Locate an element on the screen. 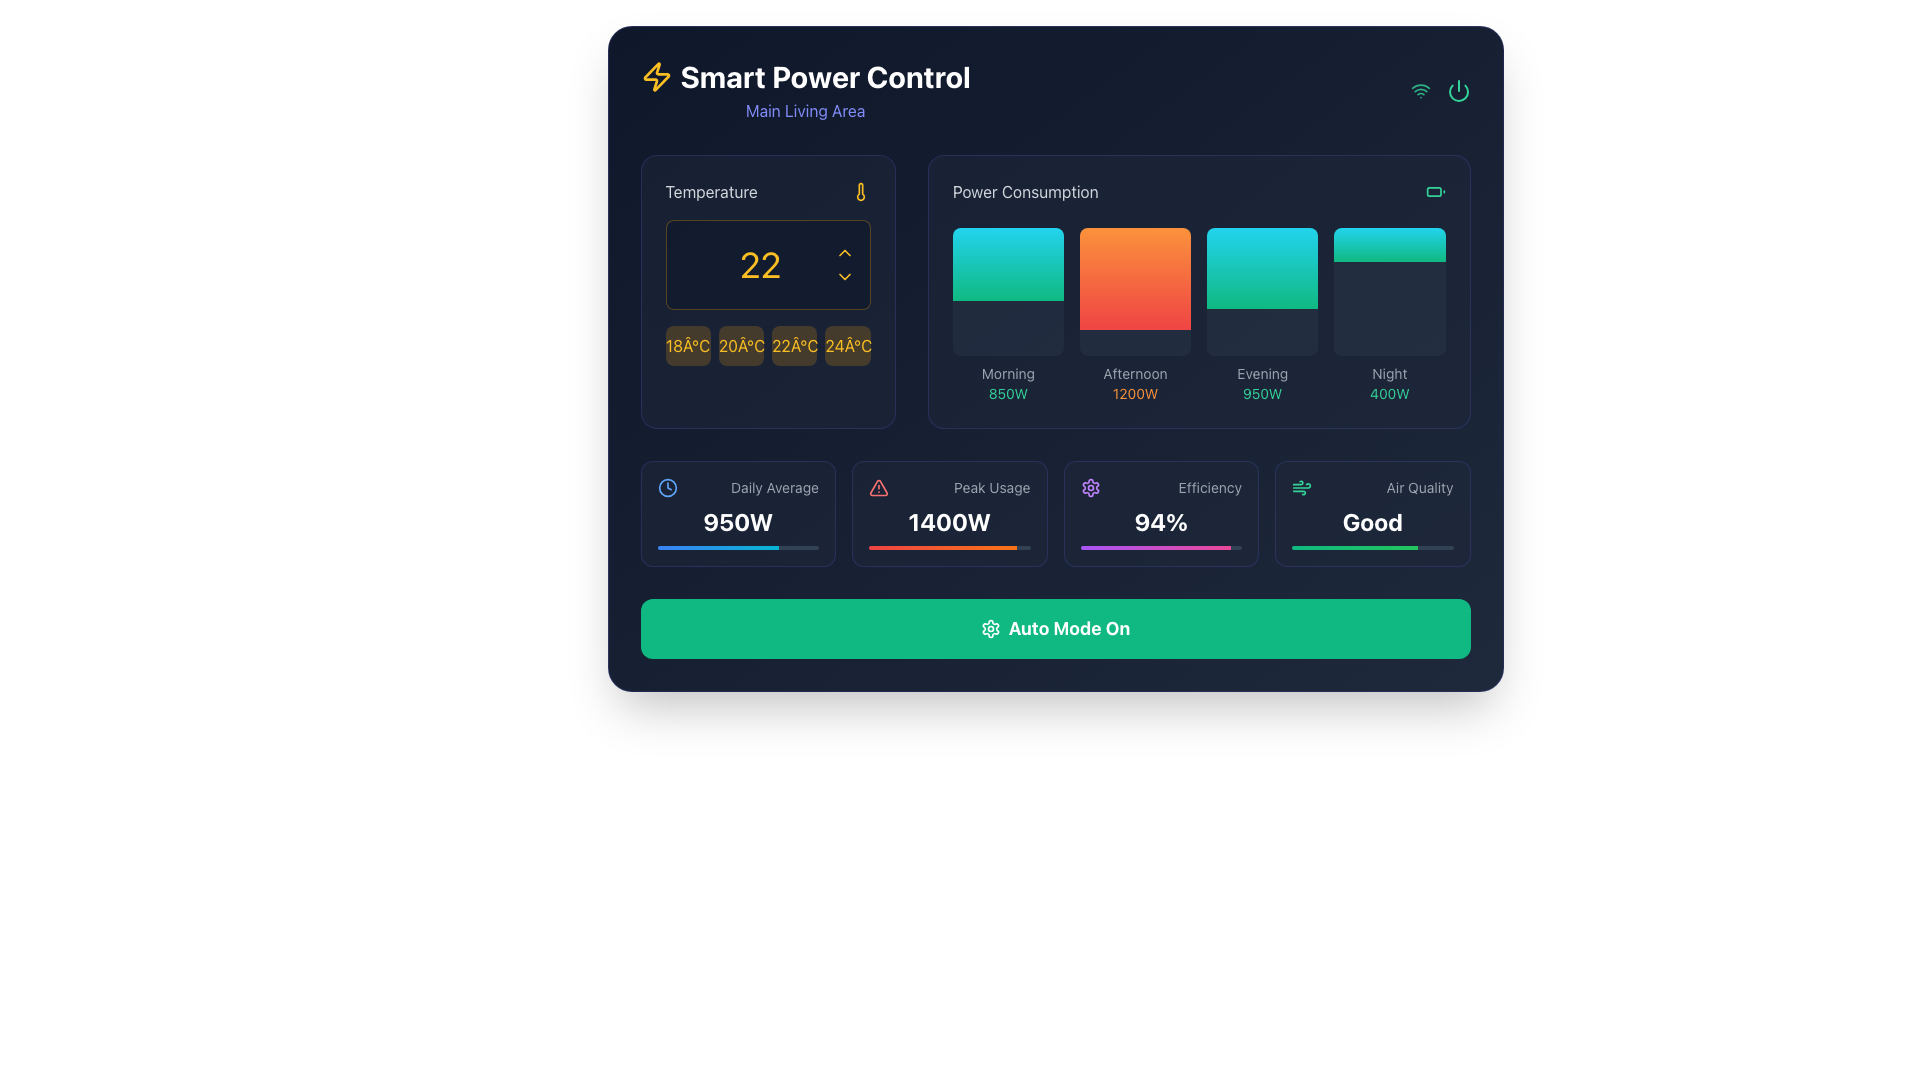  the gear icon located to the left of the 'Auto Mode On' text on a green background at the bottom center of the interface is located at coordinates (990, 627).